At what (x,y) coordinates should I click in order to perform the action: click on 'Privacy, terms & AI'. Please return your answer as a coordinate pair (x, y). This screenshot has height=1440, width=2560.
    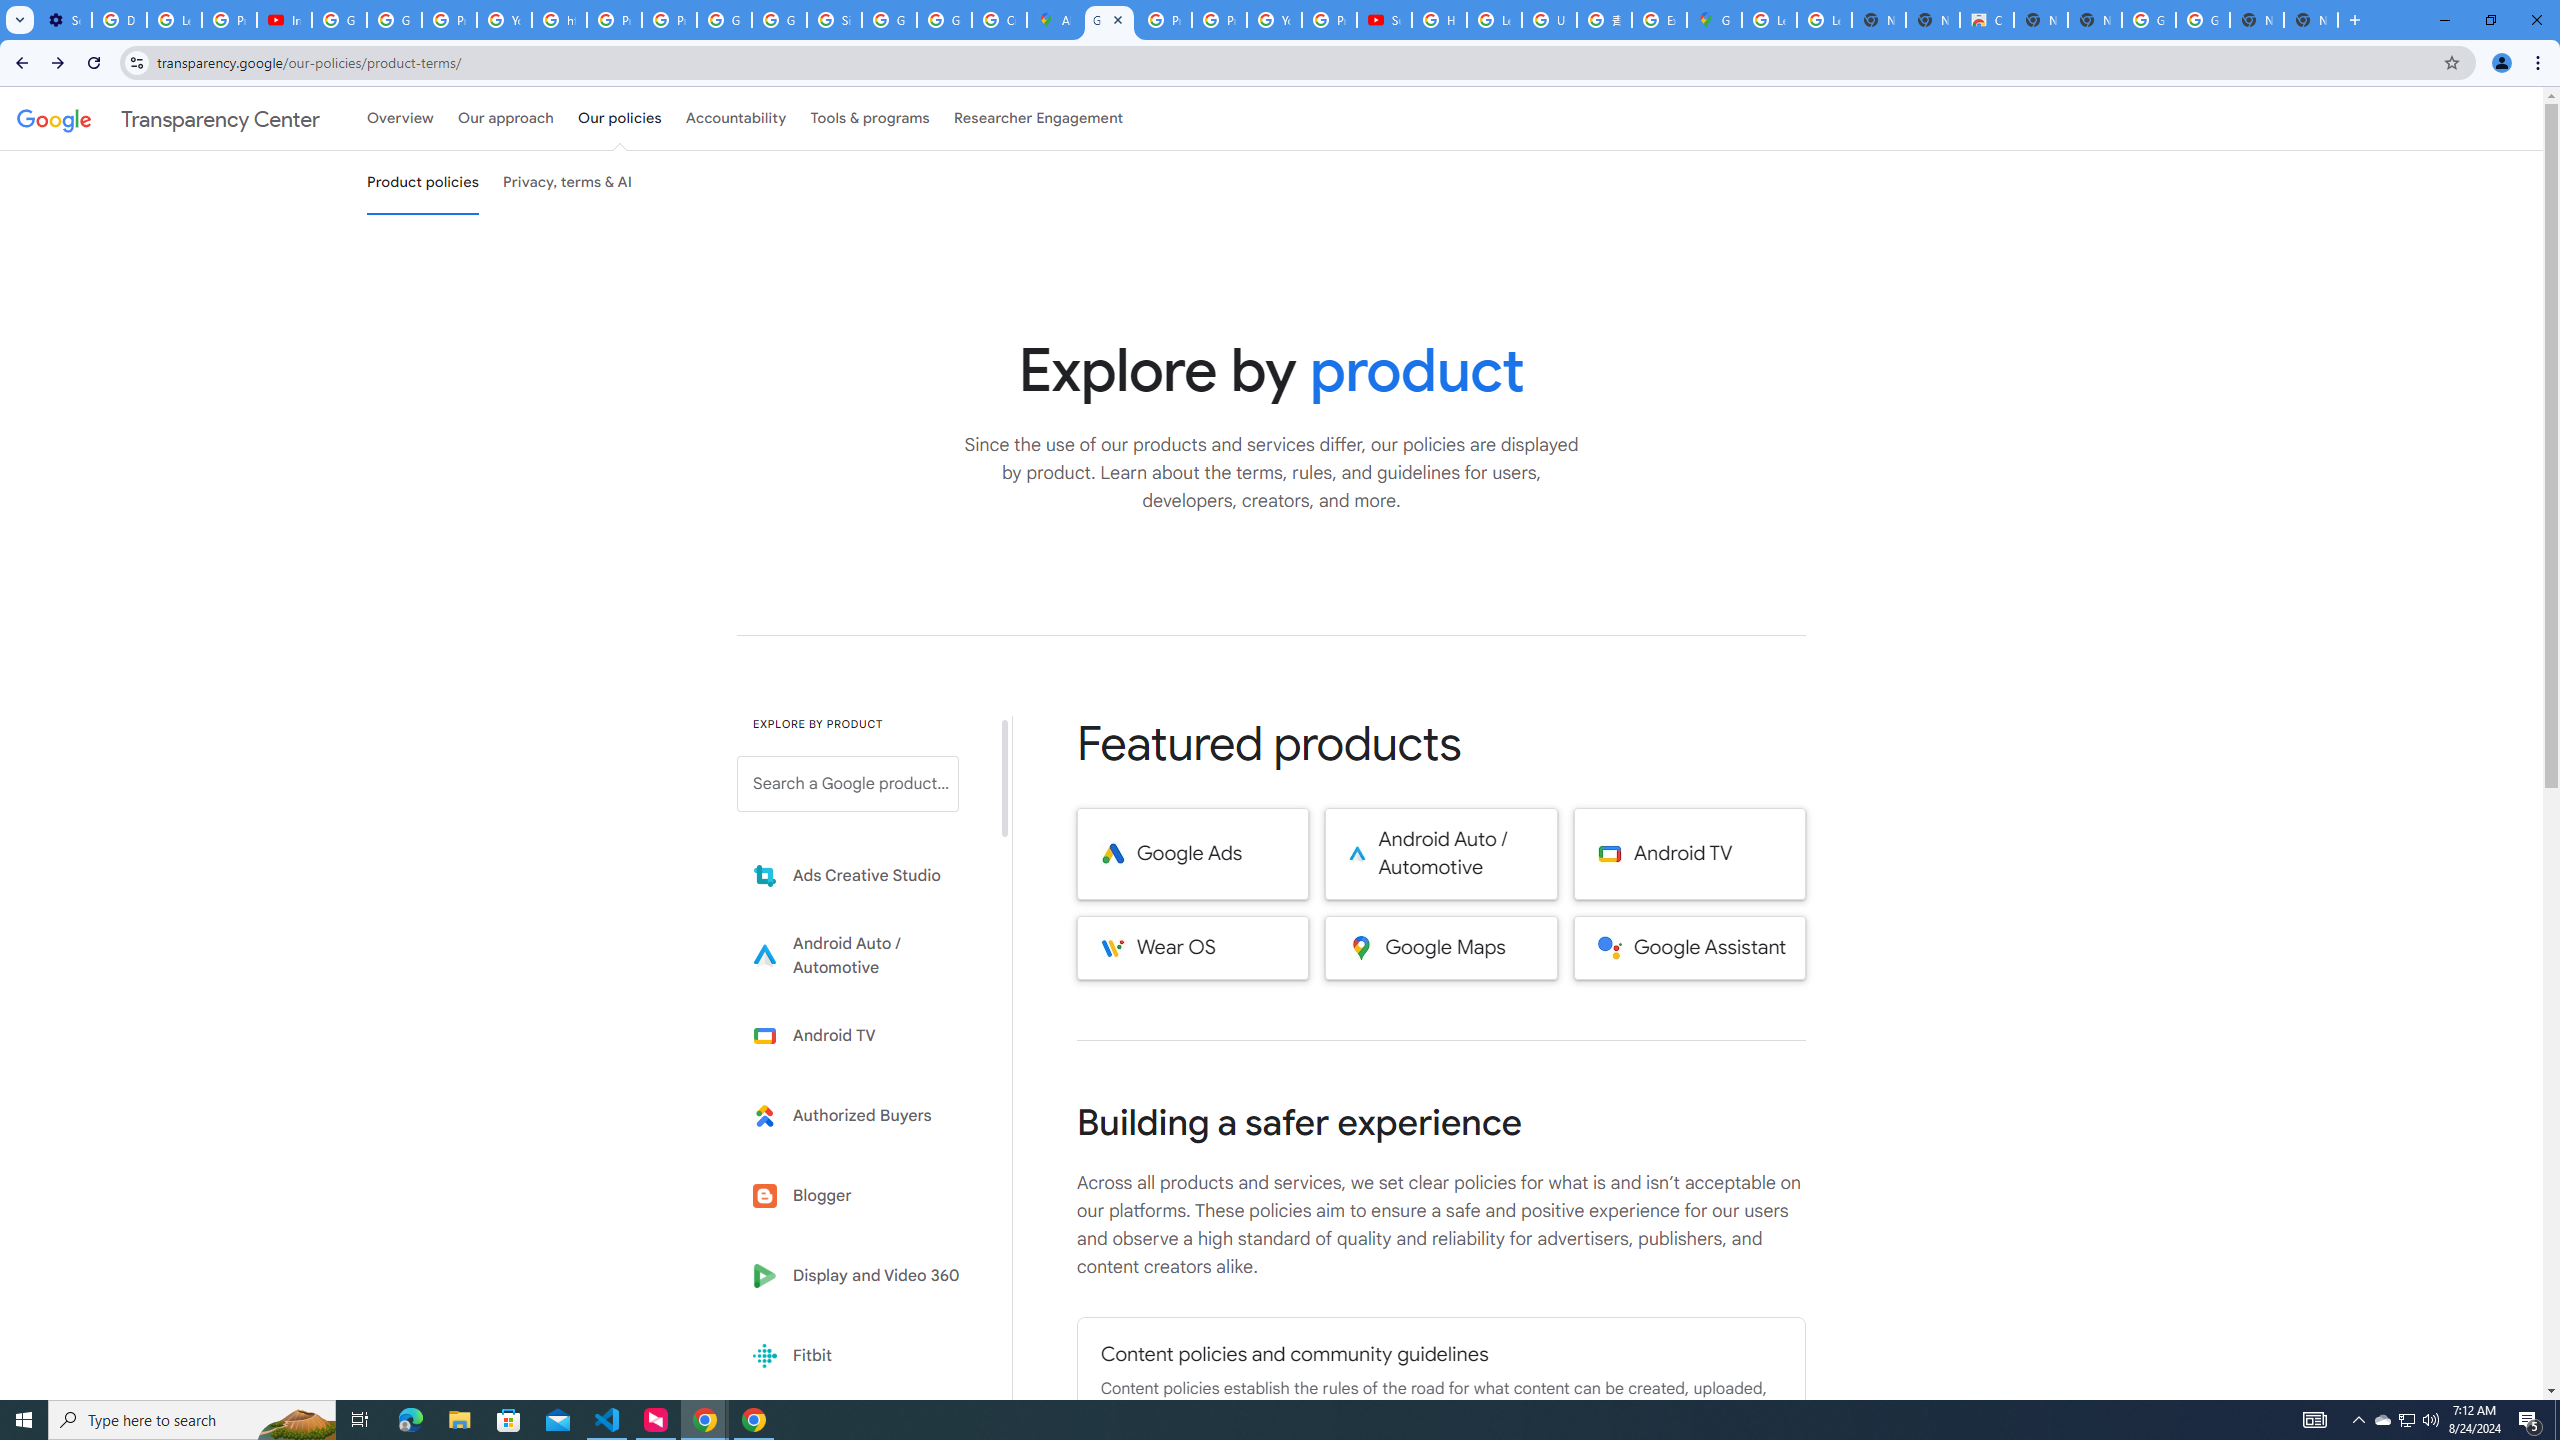
    Looking at the image, I should click on (567, 181).